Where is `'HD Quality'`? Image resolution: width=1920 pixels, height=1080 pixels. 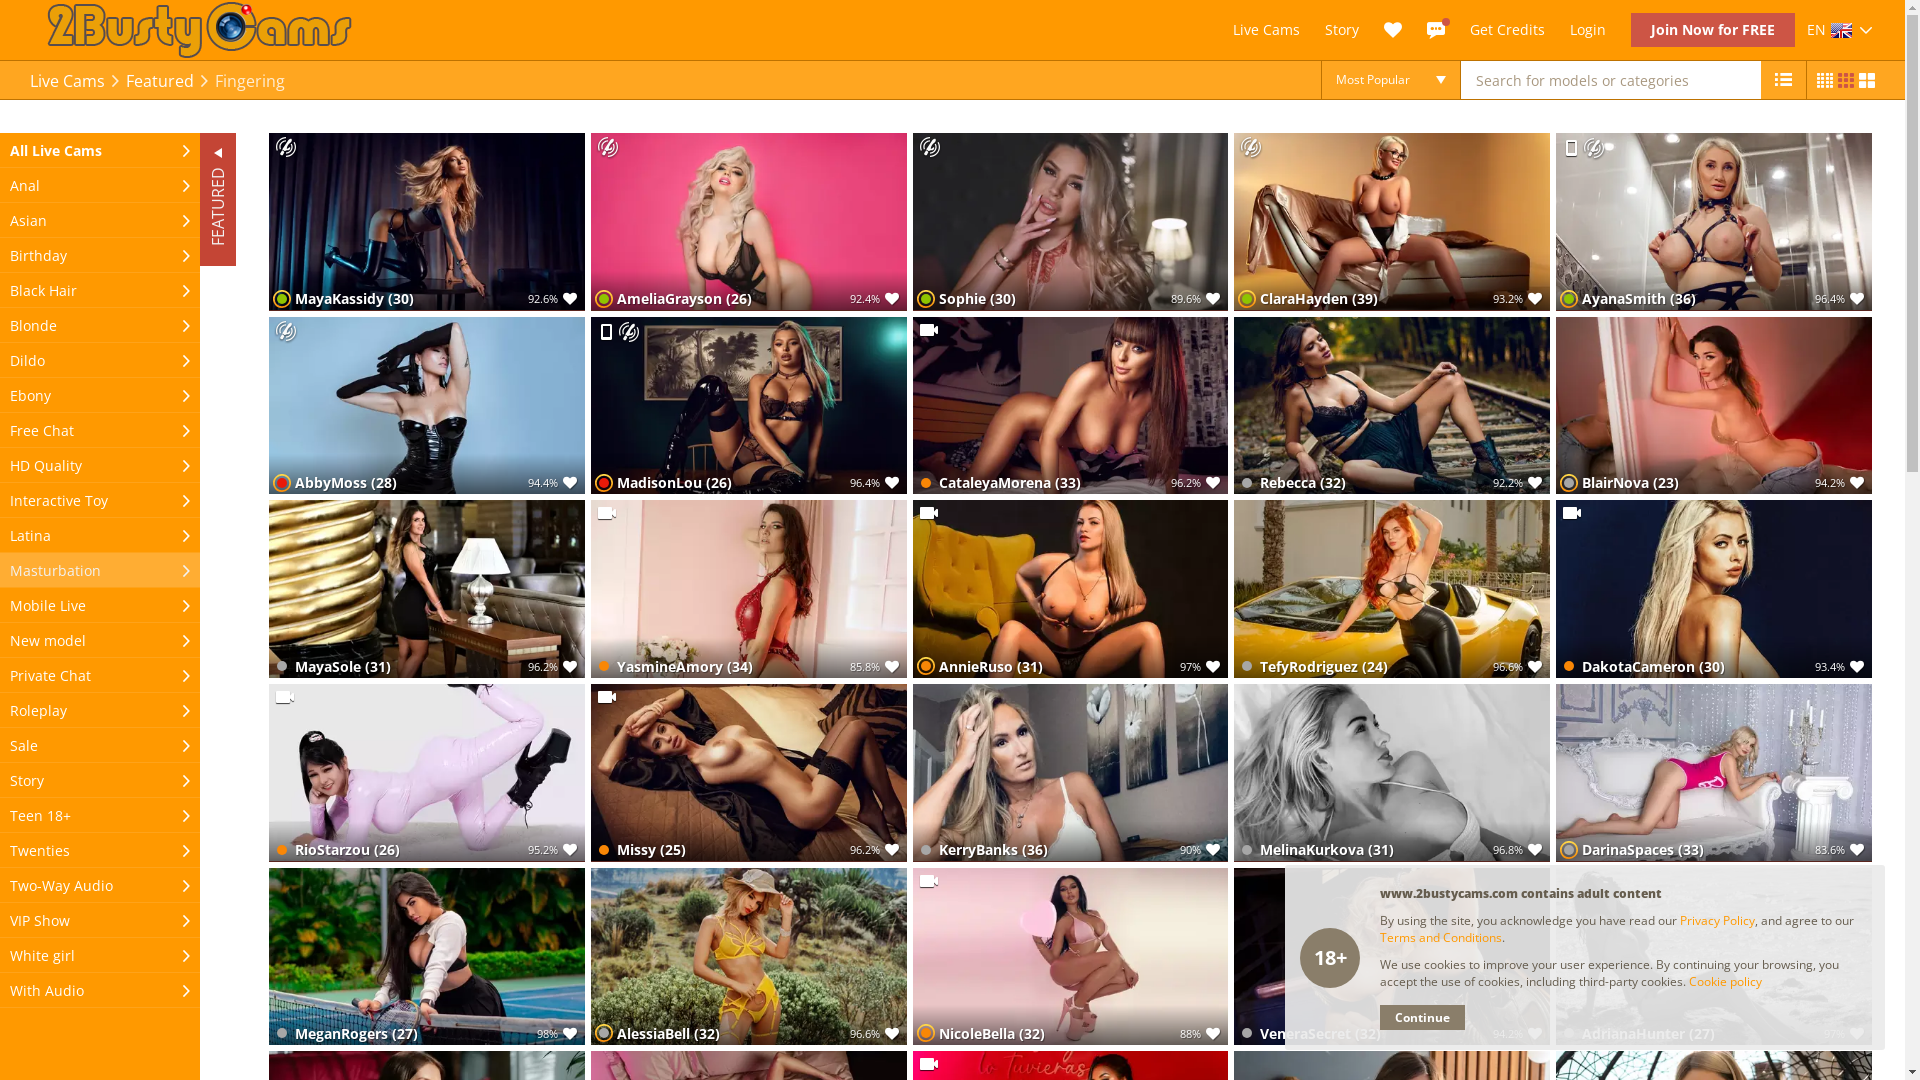 'HD Quality' is located at coordinates (99, 465).